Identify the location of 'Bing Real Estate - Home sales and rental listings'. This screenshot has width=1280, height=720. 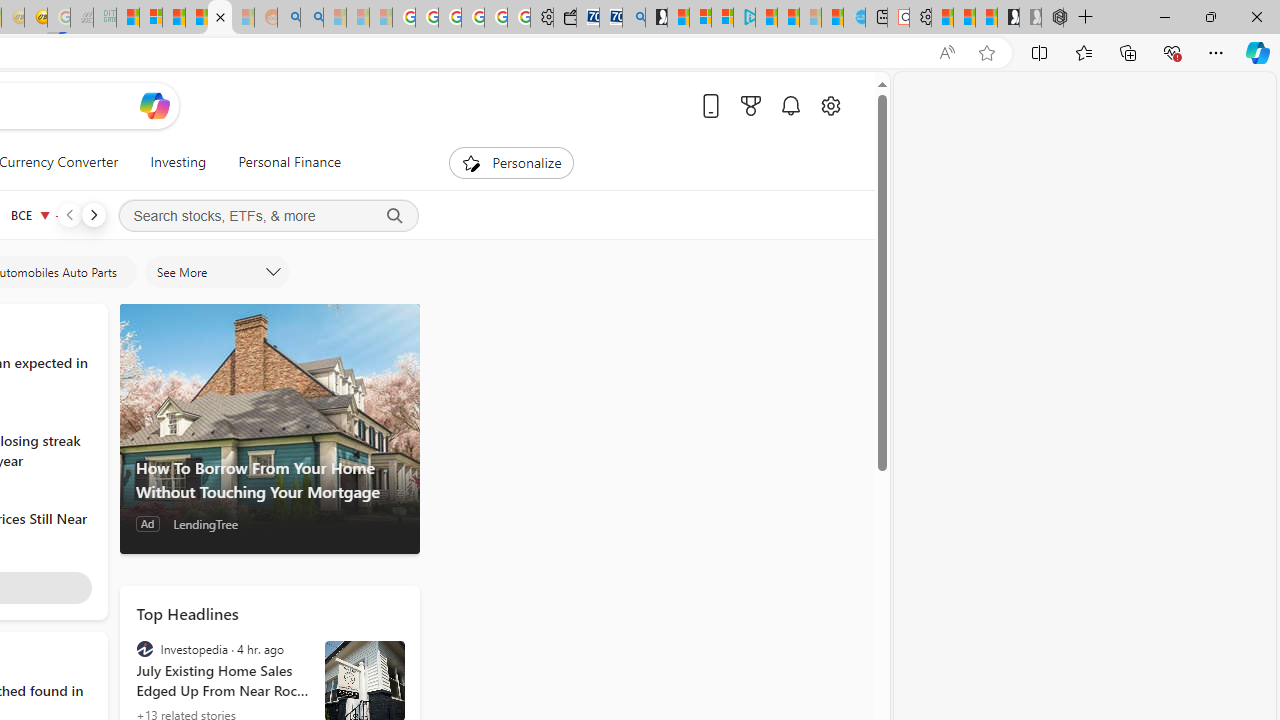
(633, 17).